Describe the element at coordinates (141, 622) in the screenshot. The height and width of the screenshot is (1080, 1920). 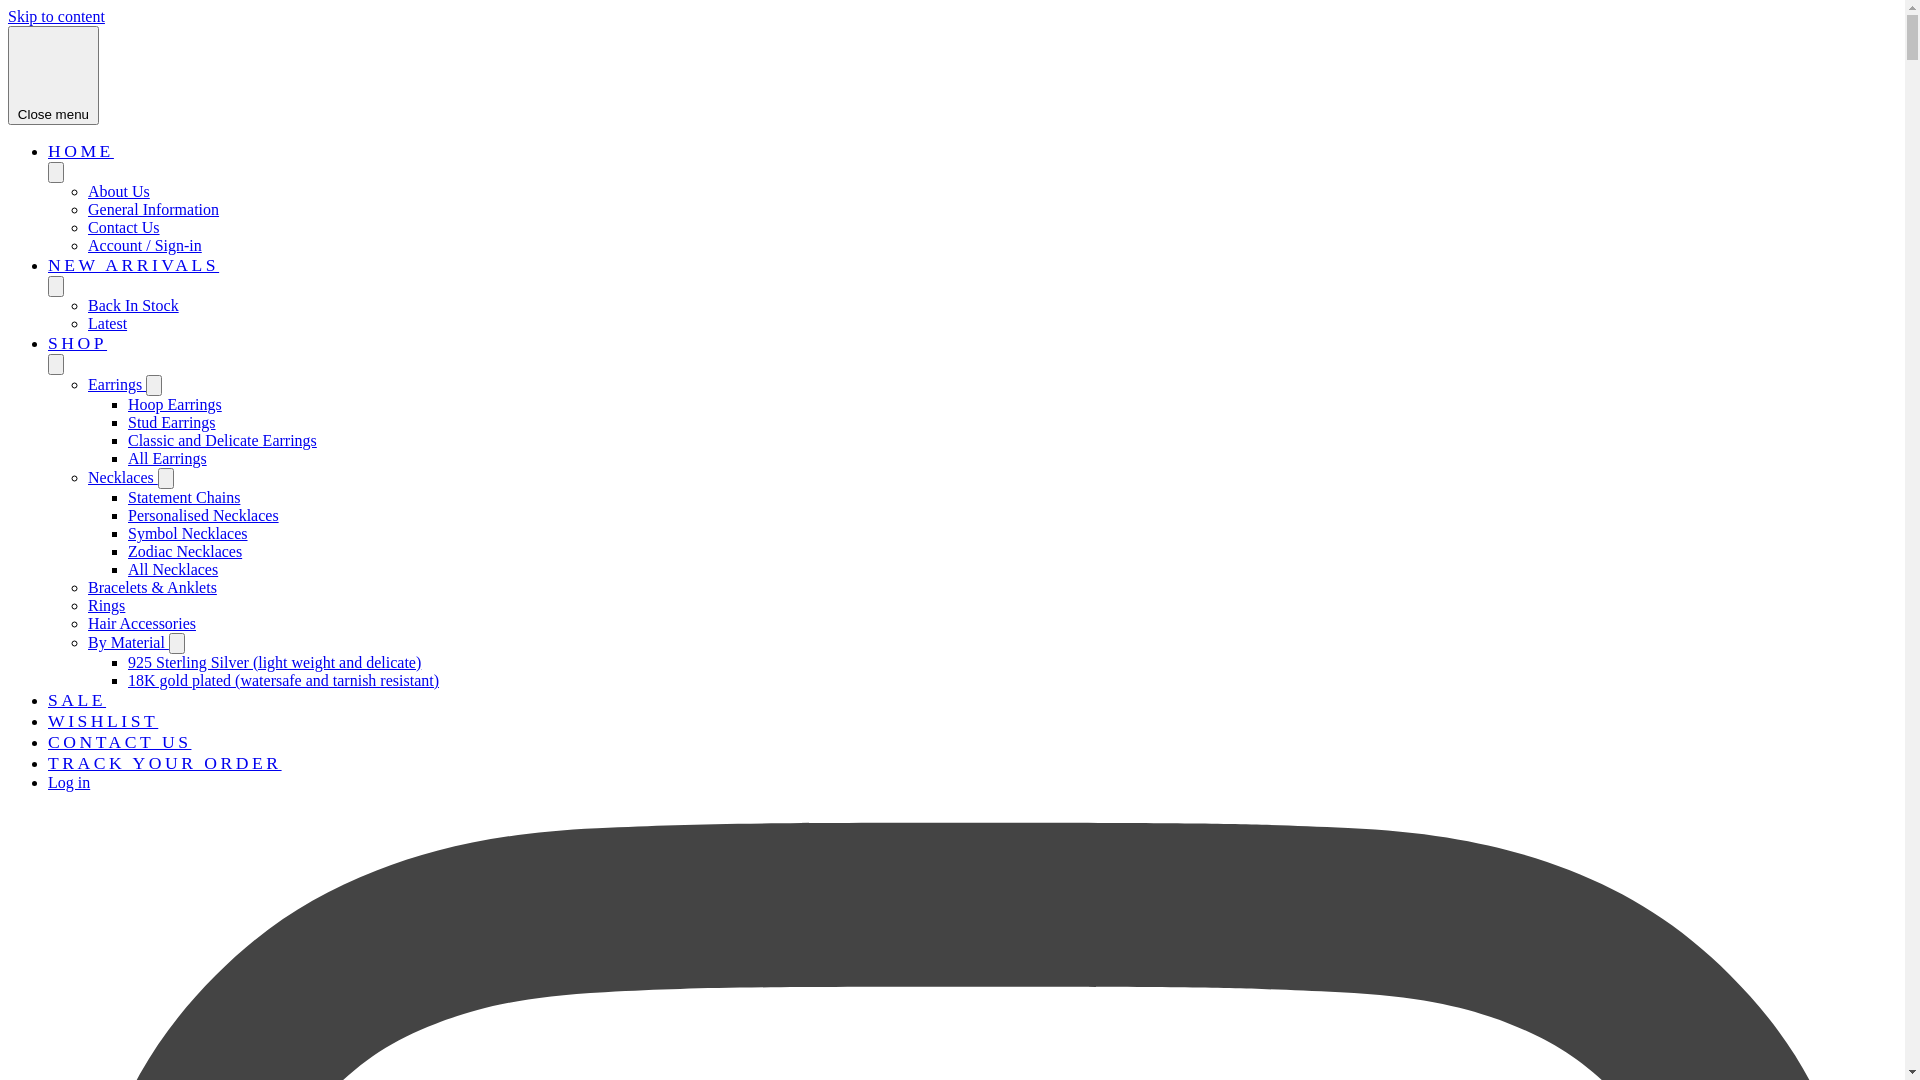
I see `'Hair Accessories'` at that location.